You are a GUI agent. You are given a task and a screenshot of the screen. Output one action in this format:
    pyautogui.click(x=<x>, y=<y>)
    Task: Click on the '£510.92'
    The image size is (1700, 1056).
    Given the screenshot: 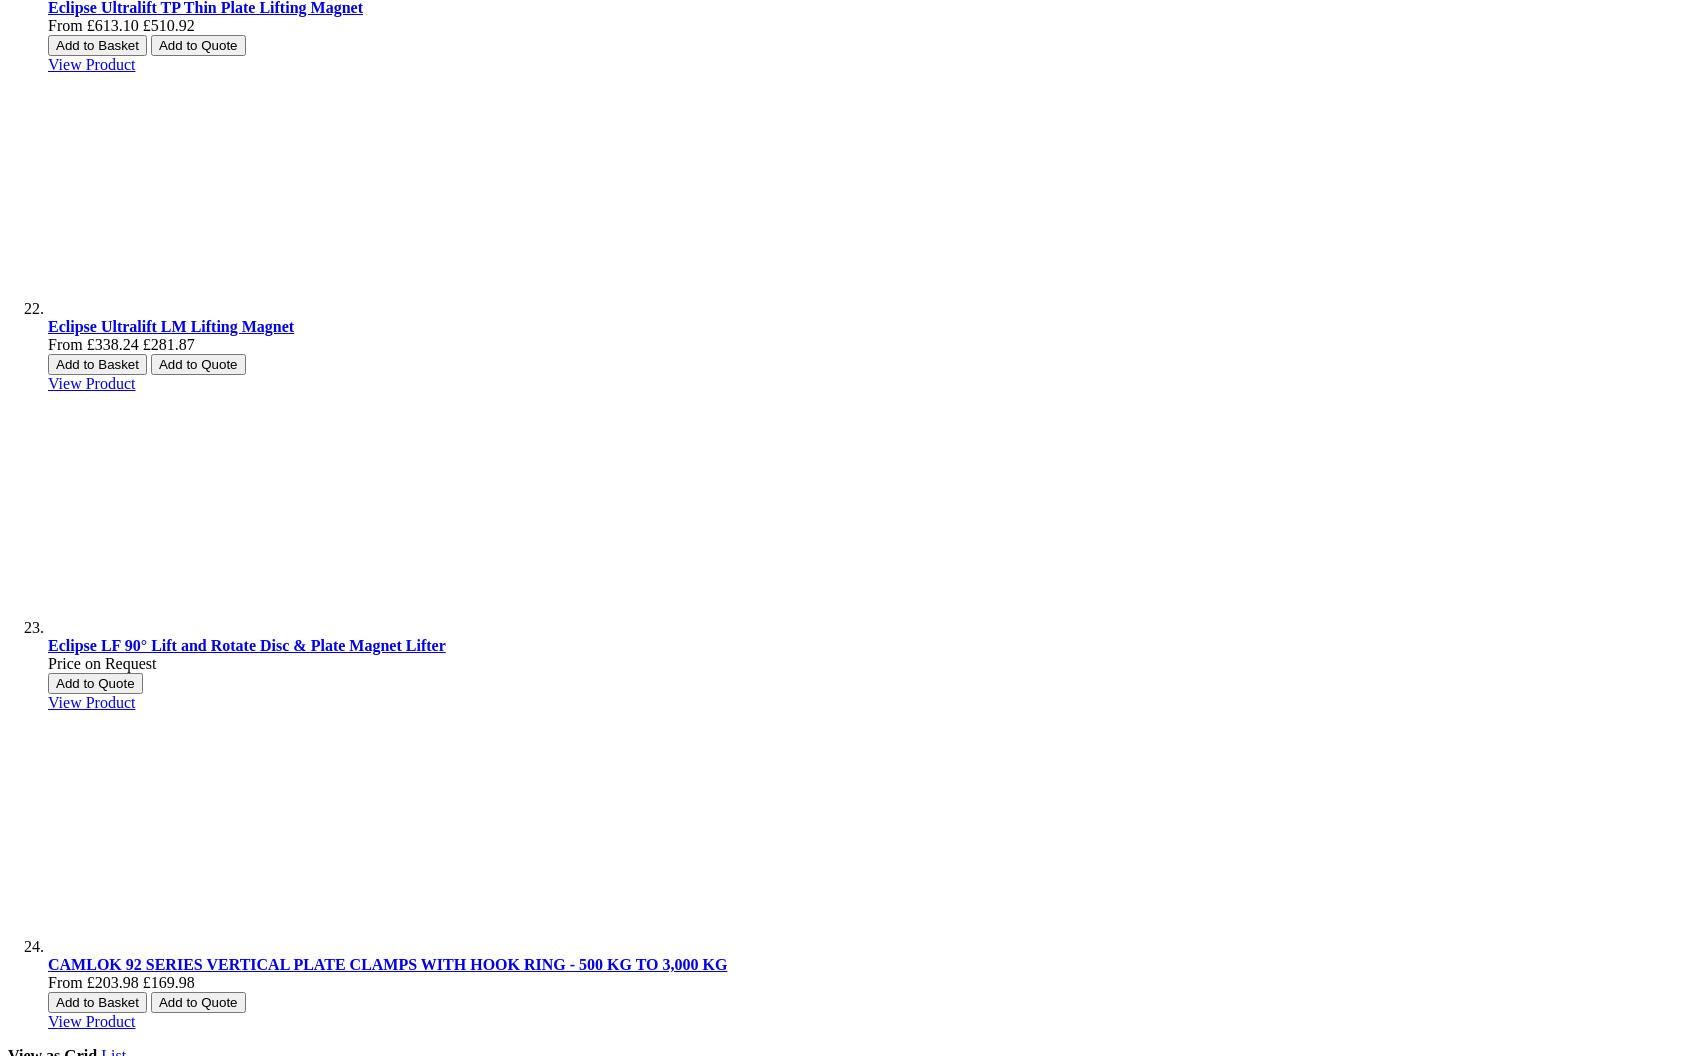 What is the action you would take?
    pyautogui.click(x=166, y=25)
    